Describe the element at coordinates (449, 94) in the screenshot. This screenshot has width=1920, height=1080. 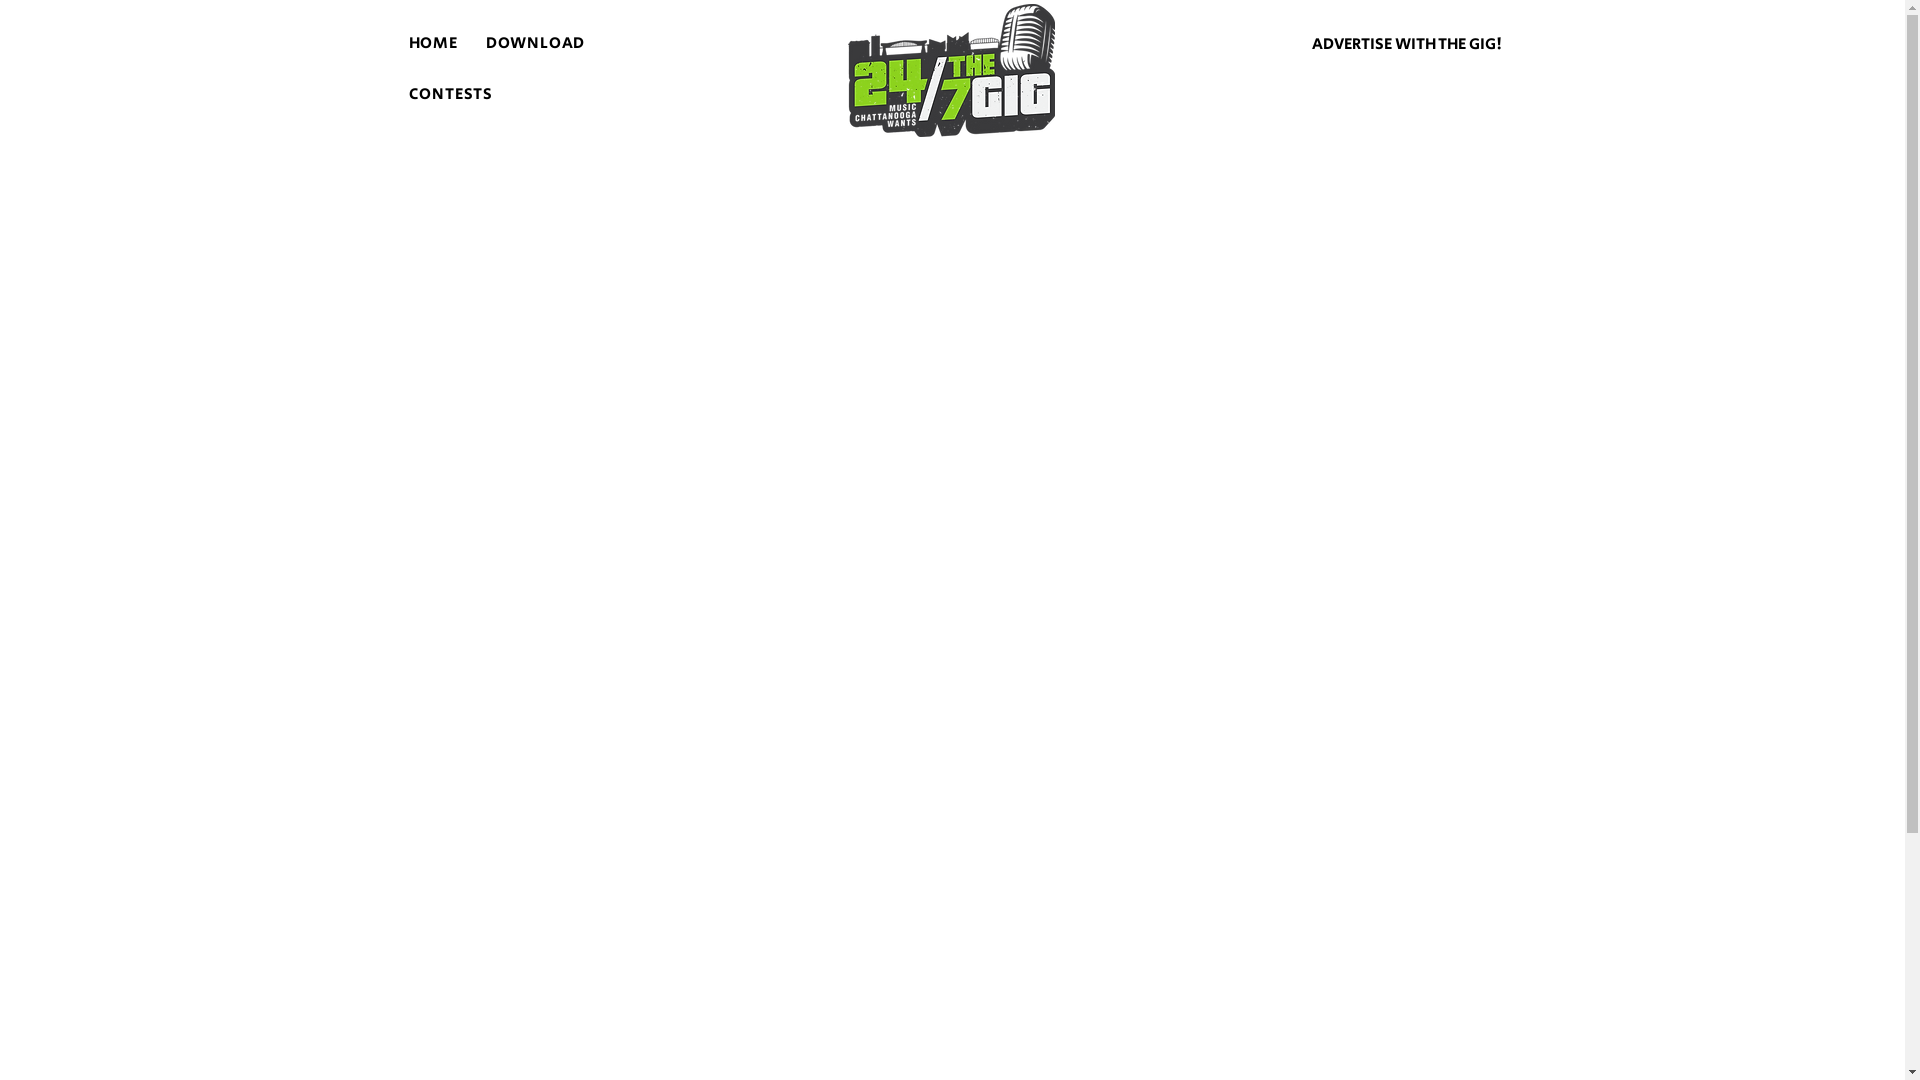
I see `'CONTESTS'` at that location.